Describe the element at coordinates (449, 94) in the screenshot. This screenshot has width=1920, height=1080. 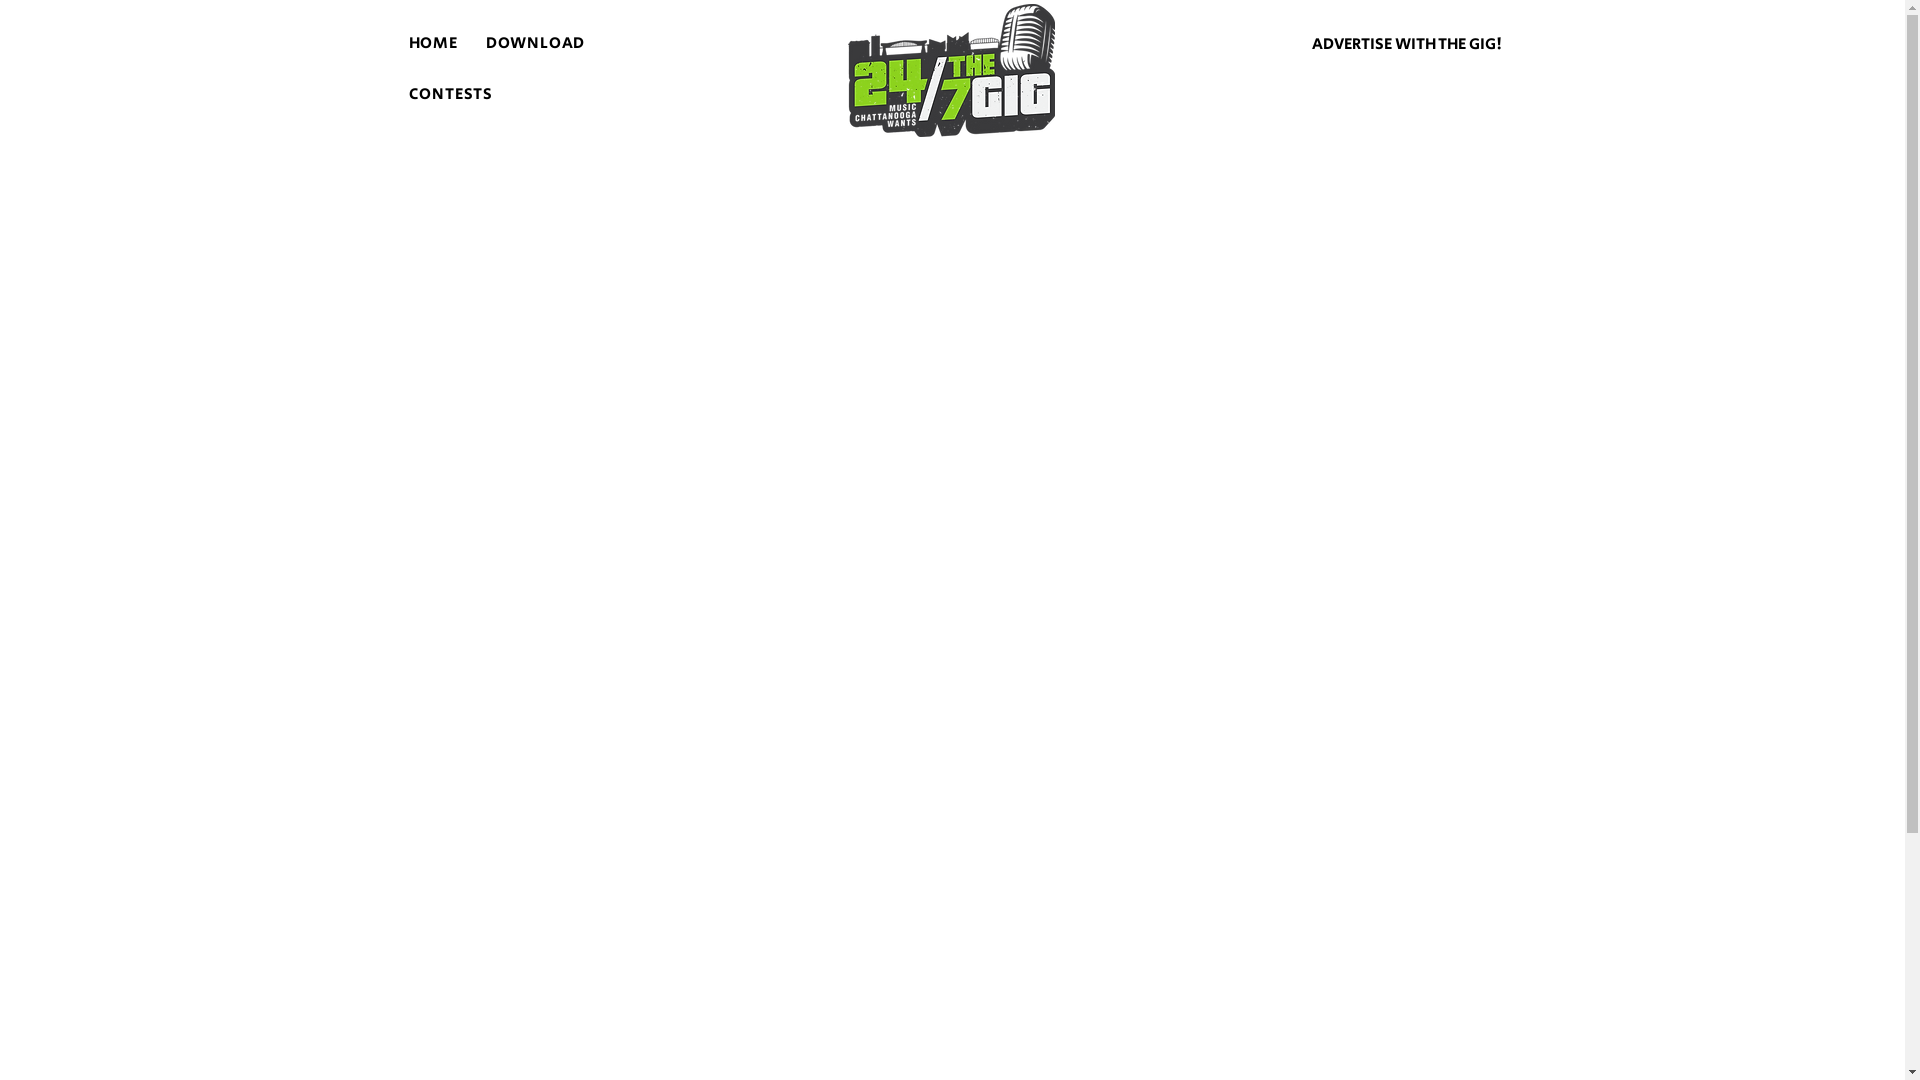
I see `'CONTESTS'` at that location.